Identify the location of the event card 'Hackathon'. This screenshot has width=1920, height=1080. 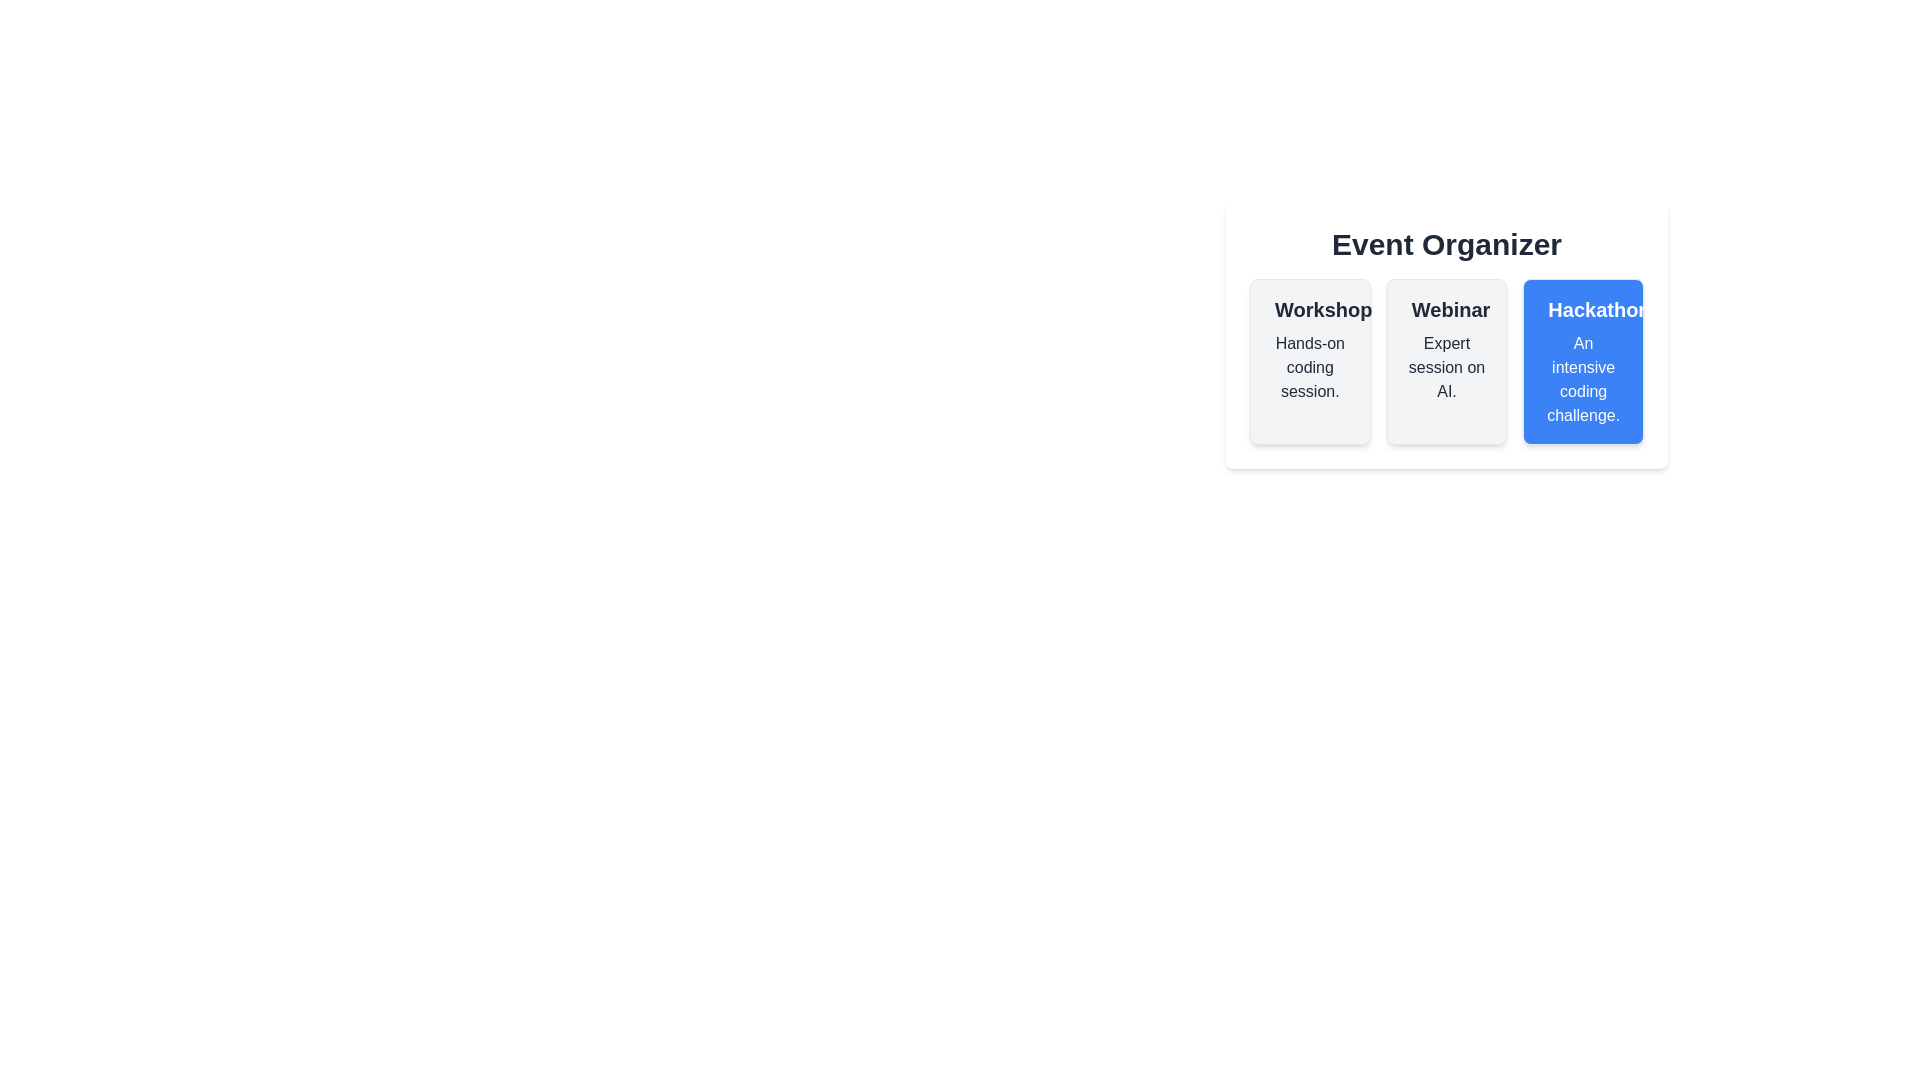
(1583, 362).